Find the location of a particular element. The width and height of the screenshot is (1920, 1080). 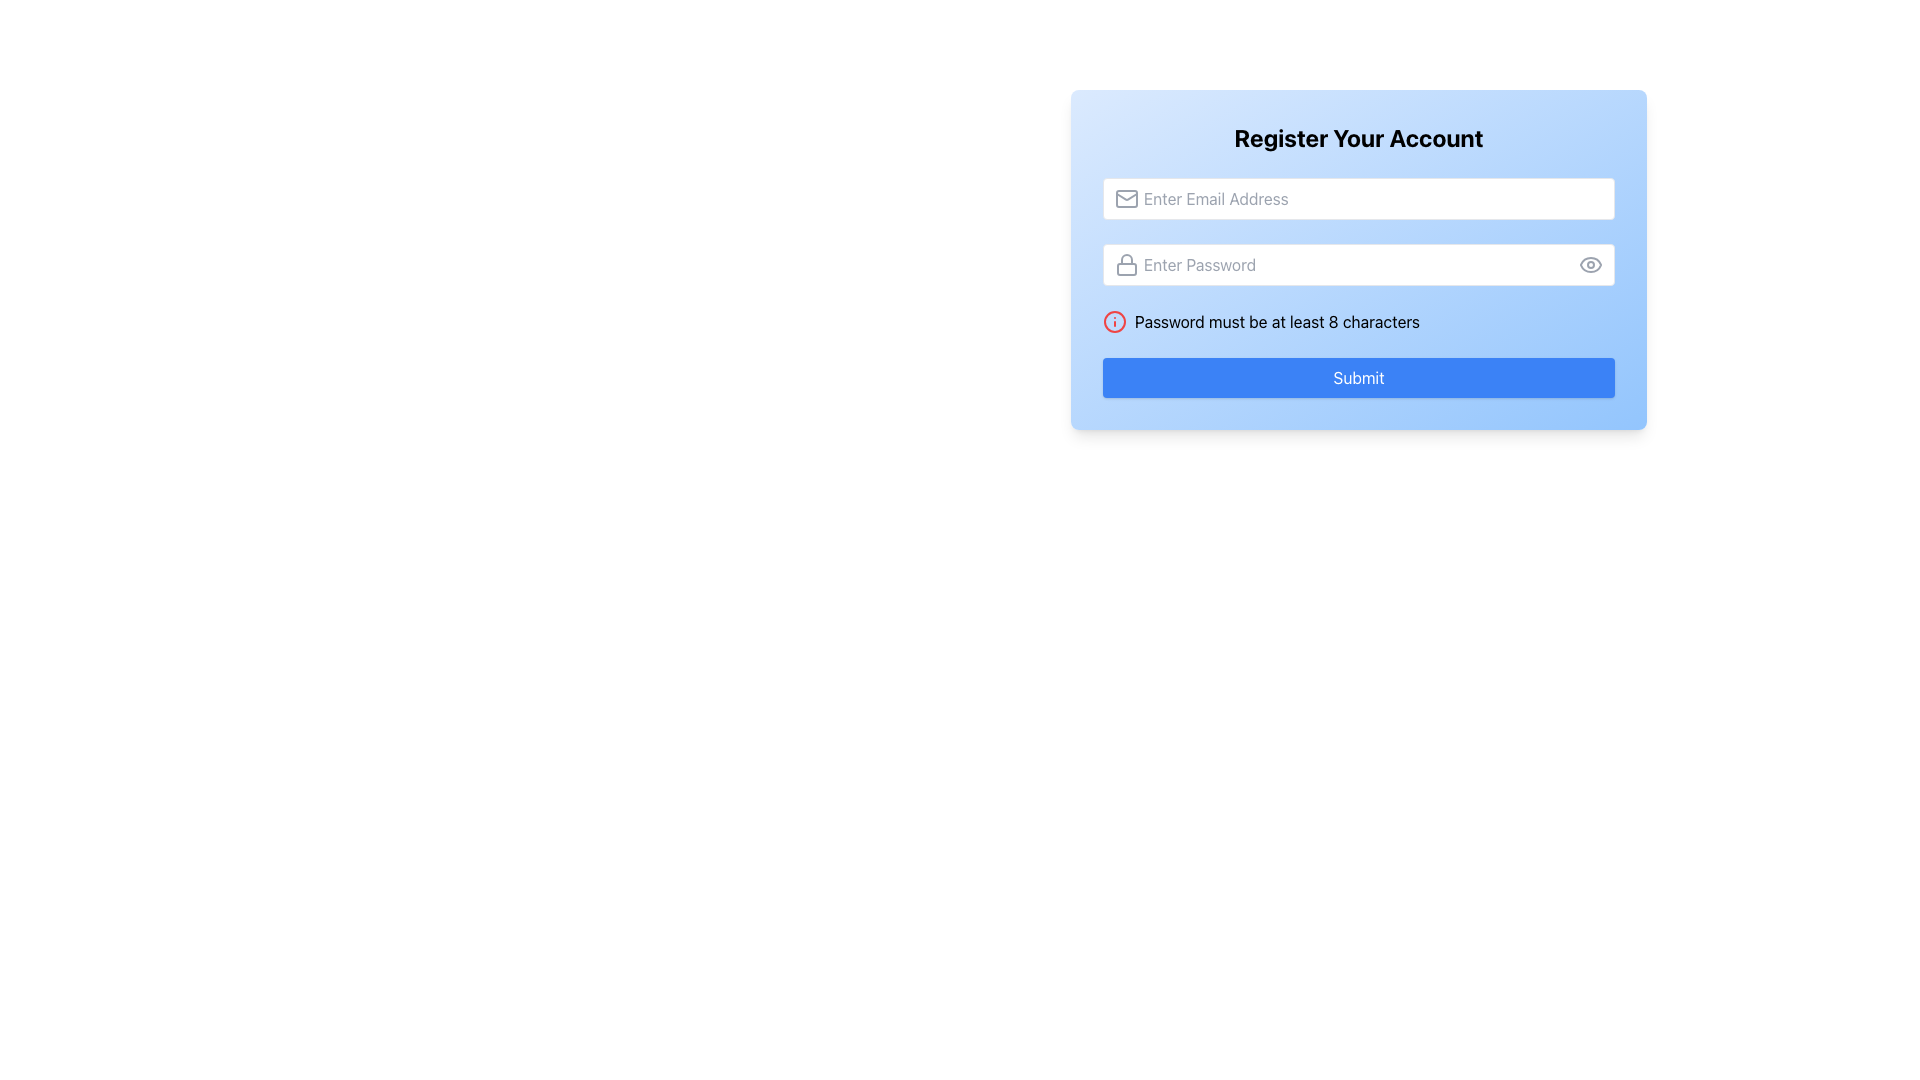

the small horizontal rectangular shape with rounded corners inside the gray lock icon preceding the 'Enter Password' input field is located at coordinates (1127, 268).